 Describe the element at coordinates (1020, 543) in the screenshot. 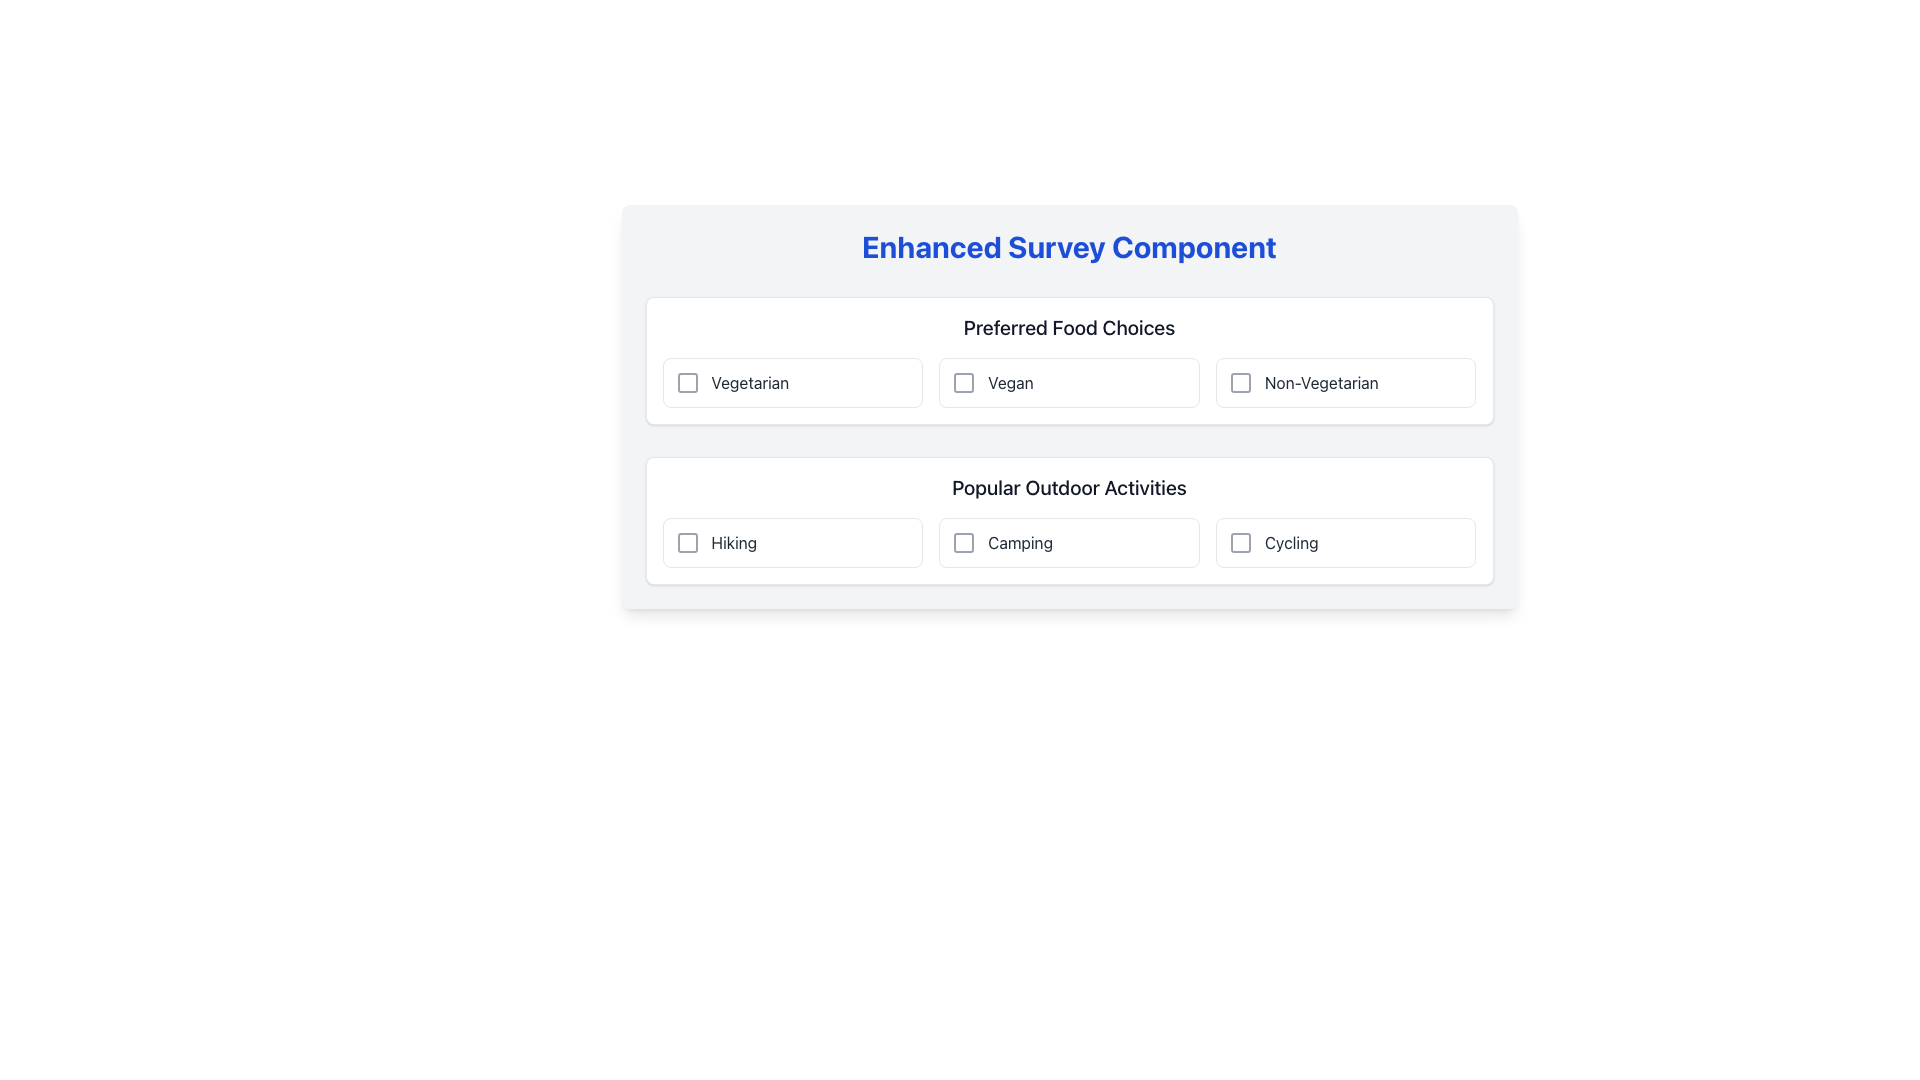

I see `the 'Camping' text label, which is located in the 'Popular Outdoor Activities' selection group` at that location.